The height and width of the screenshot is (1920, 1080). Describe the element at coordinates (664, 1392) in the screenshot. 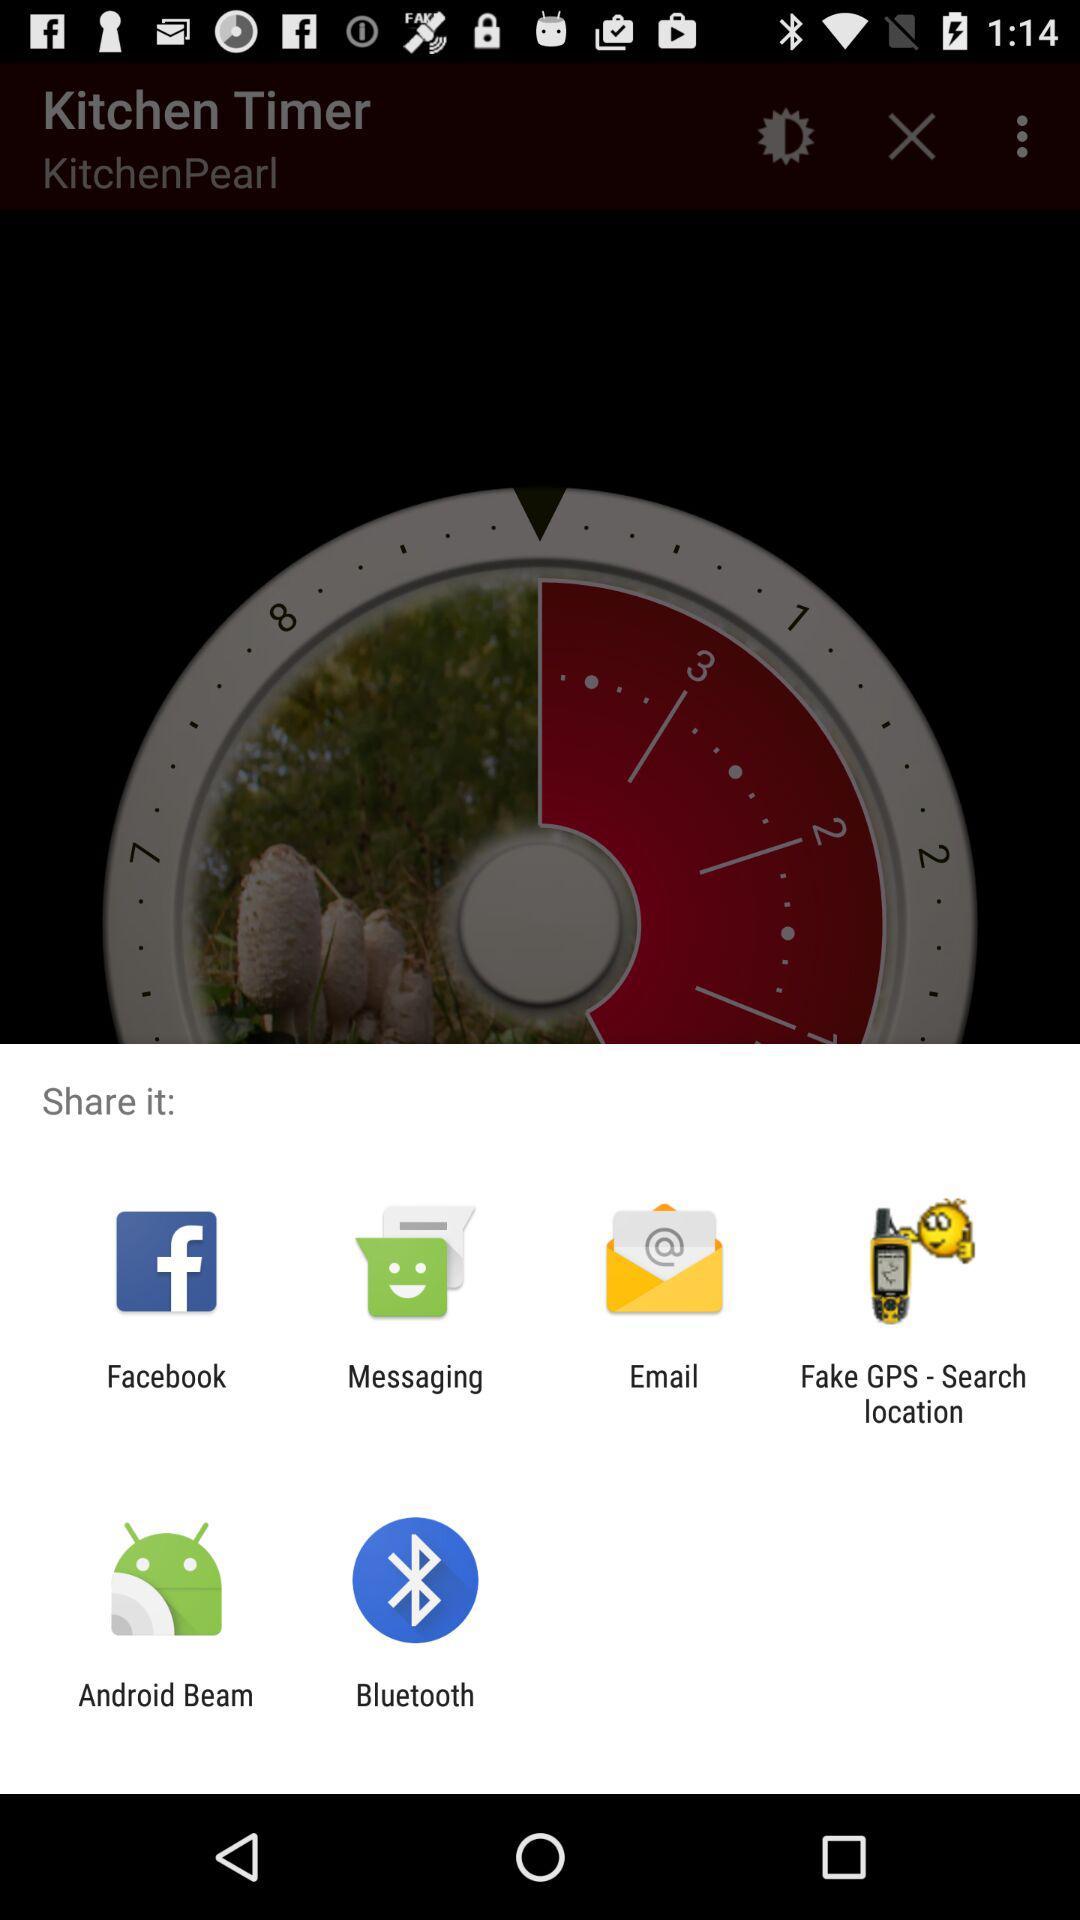

I see `app next to the fake gps search item` at that location.